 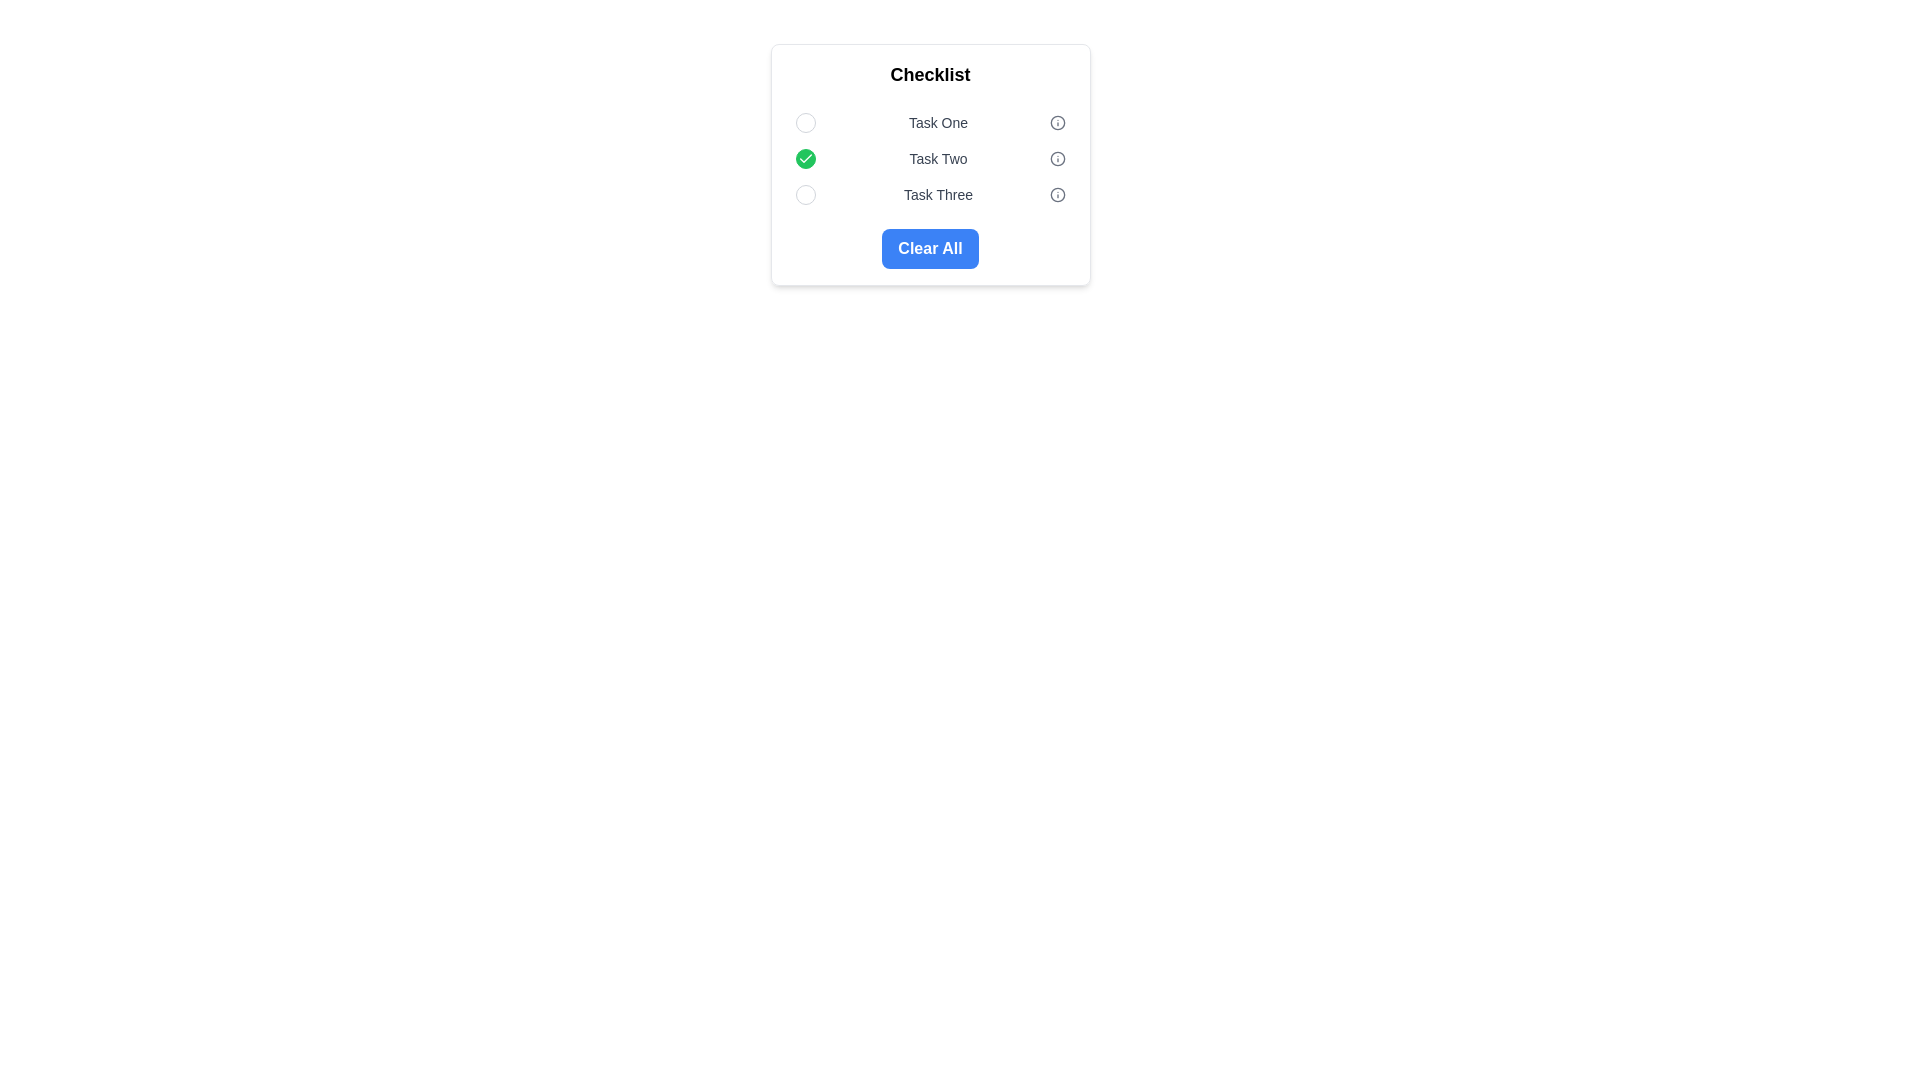 I want to click on the info icon located at the end of the 'Task Two' list item, so click(x=1056, y=157).